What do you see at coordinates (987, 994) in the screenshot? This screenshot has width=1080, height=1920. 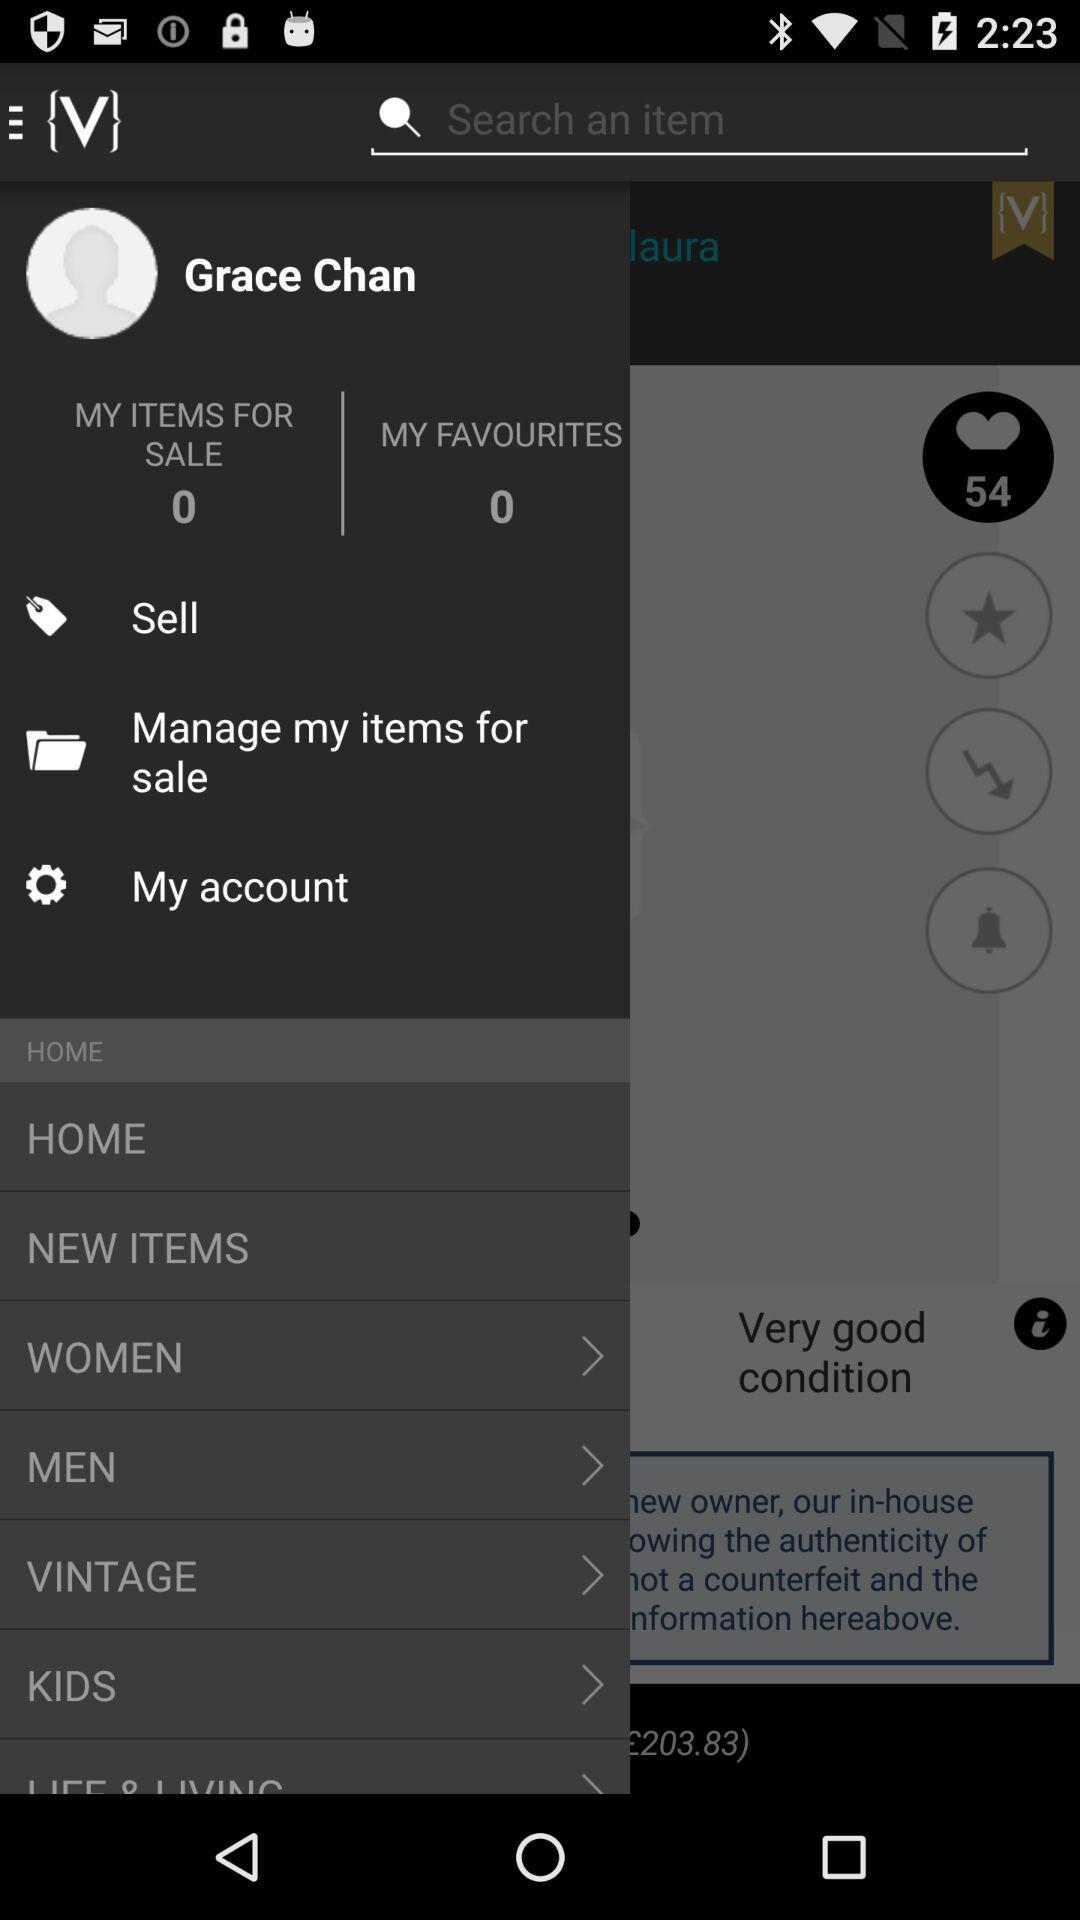 I see `the notifications icon` at bounding box center [987, 994].